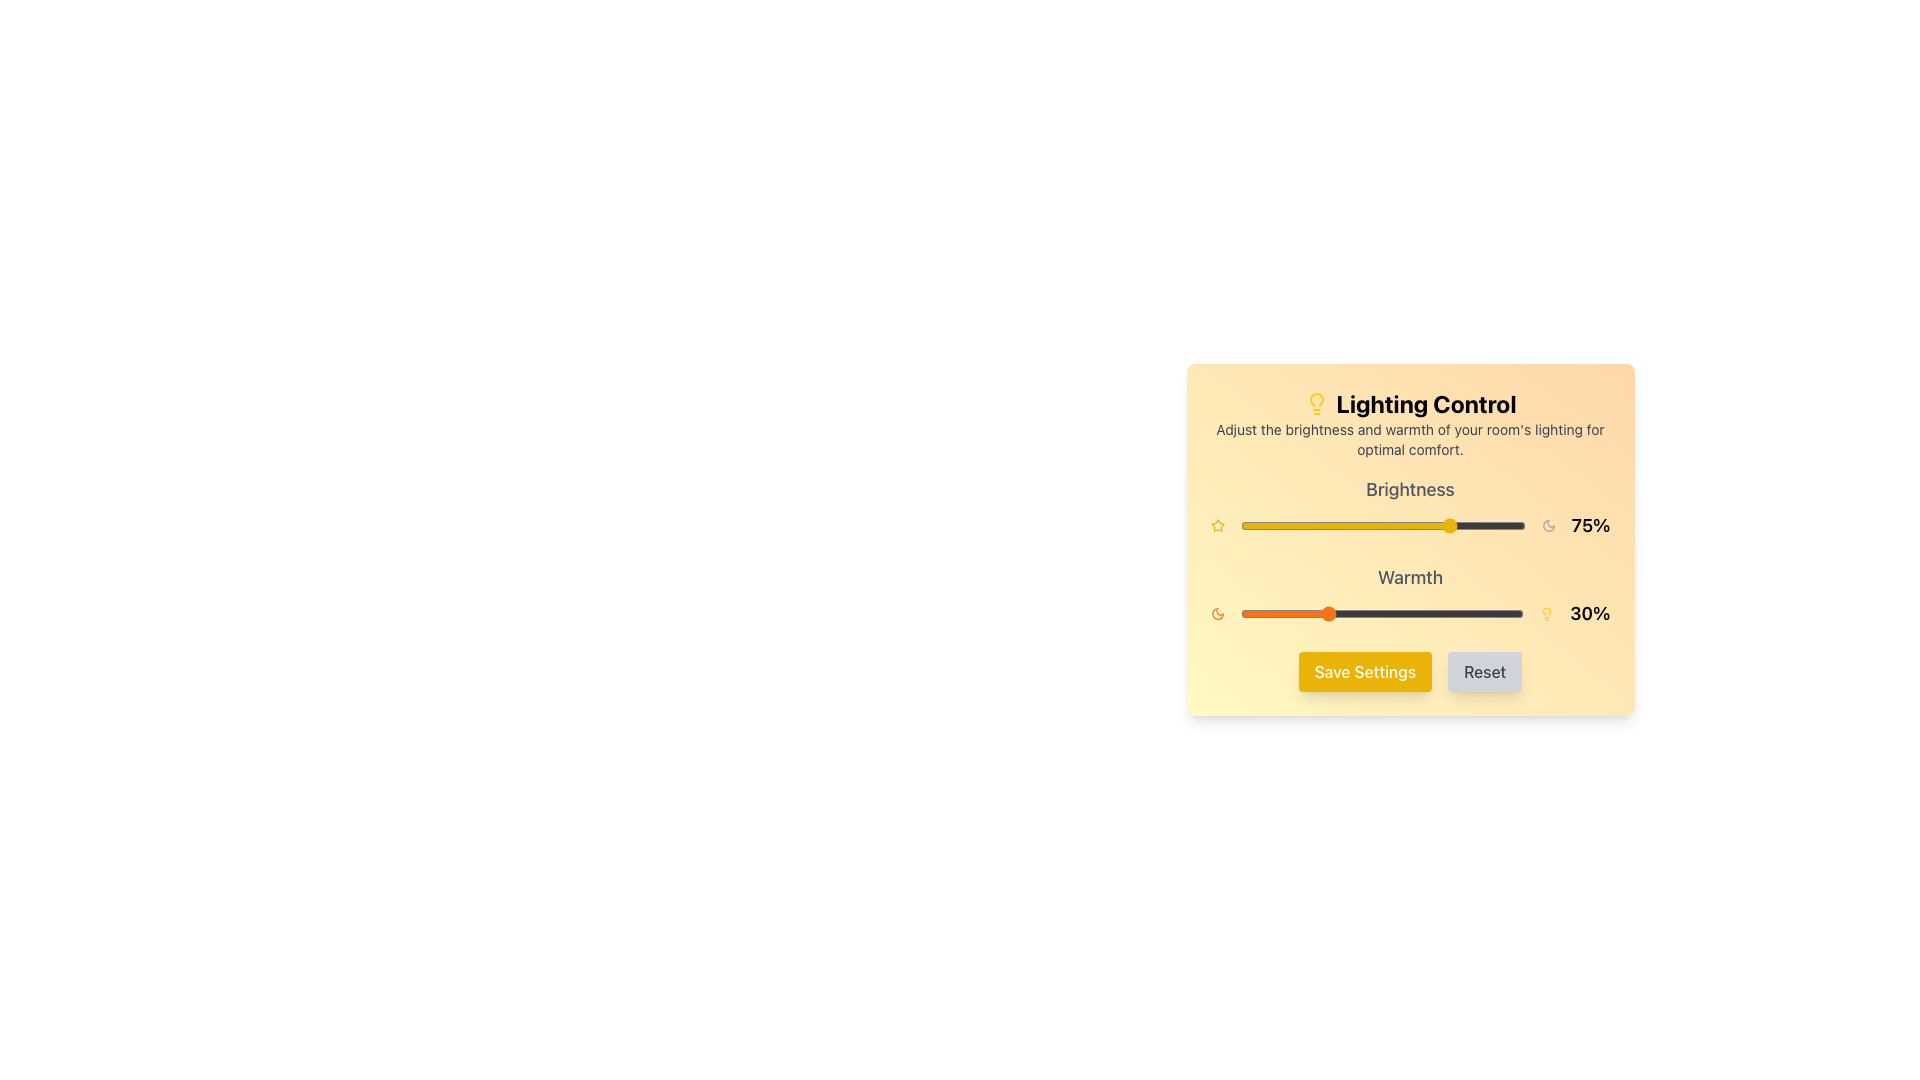 The height and width of the screenshot is (1080, 1920). What do you see at coordinates (1484, 671) in the screenshot?
I see `the 'Reset' button with a gray background and rounded corners, located to the right of the 'Save Settings' button in the 'Lighting Control' panel` at bounding box center [1484, 671].